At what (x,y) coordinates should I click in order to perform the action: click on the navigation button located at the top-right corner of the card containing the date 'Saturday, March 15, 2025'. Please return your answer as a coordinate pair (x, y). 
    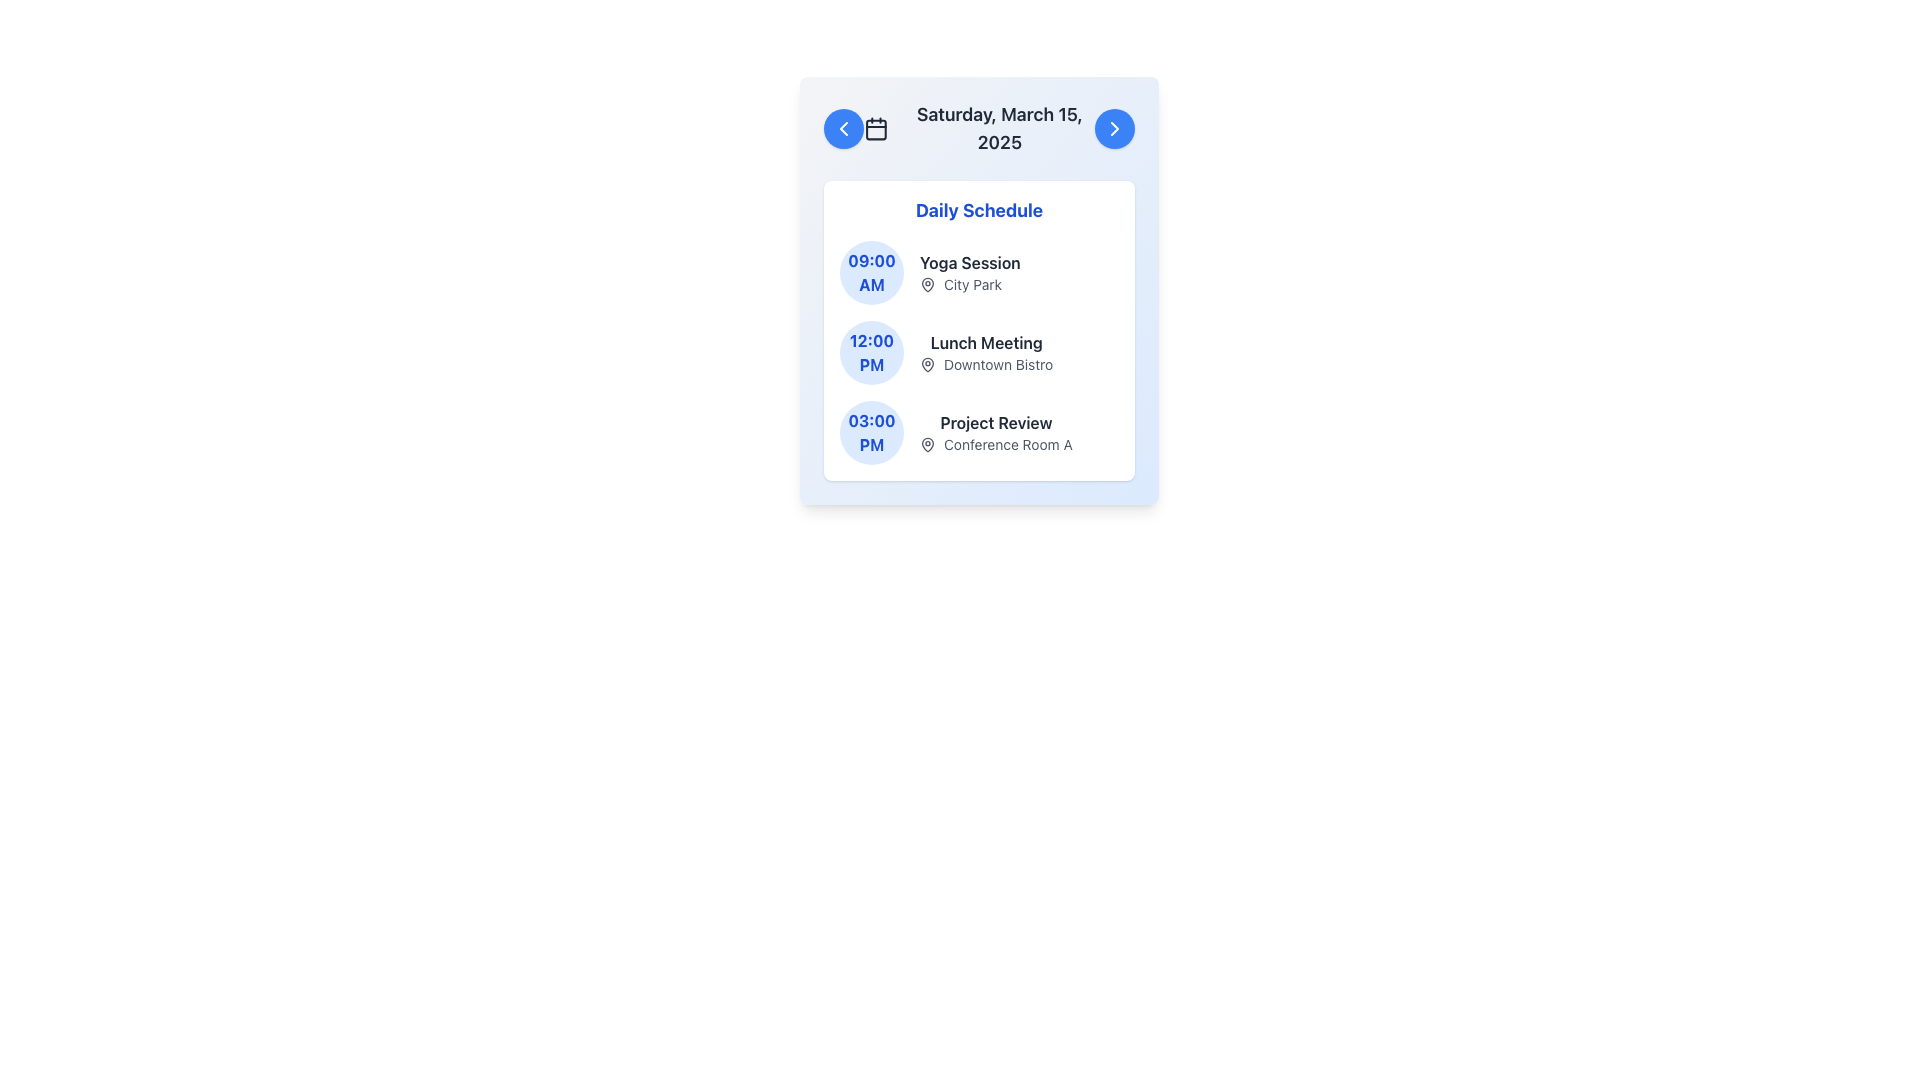
    Looking at the image, I should click on (1113, 128).